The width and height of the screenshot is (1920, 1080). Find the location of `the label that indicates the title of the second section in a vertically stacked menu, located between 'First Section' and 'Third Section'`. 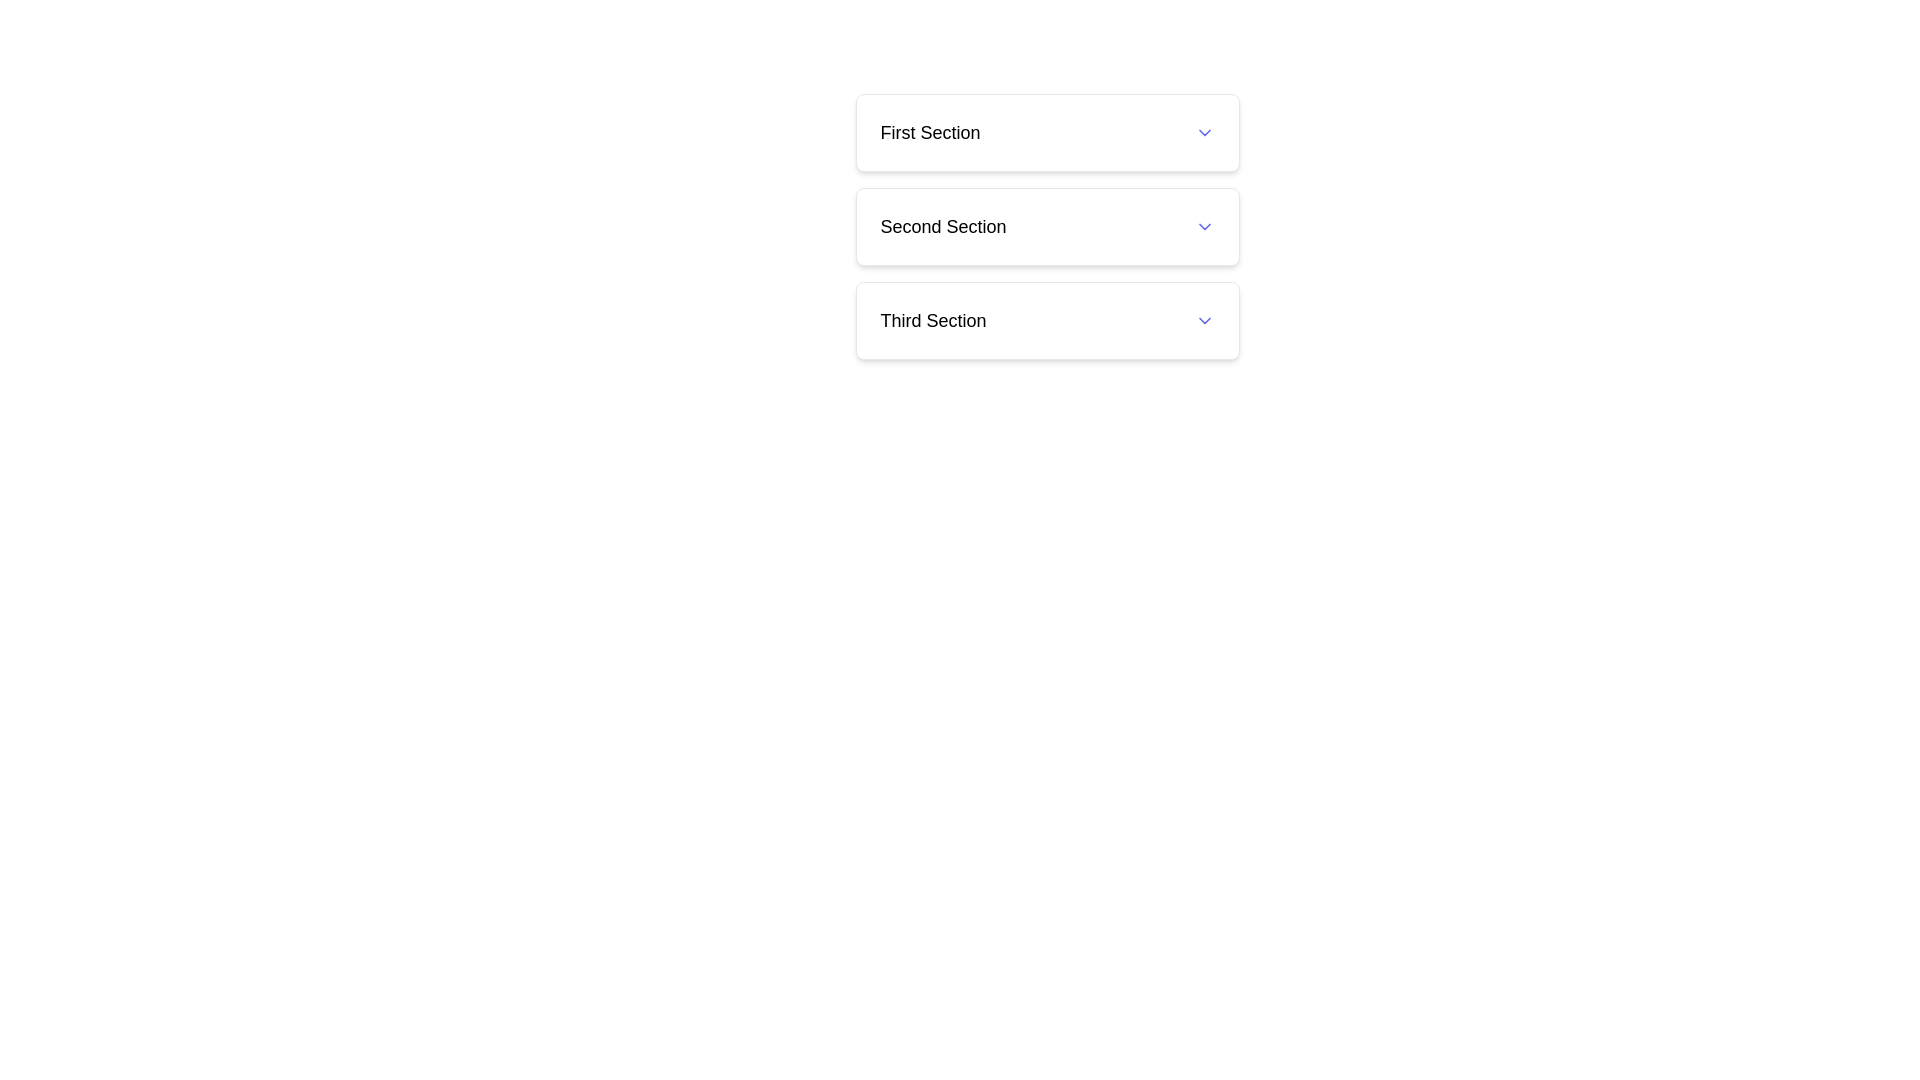

the label that indicates the title of the second section in a vertically stacked menu, located between 'First Section' and 'Third Section' is located at coordinates (942, 226).